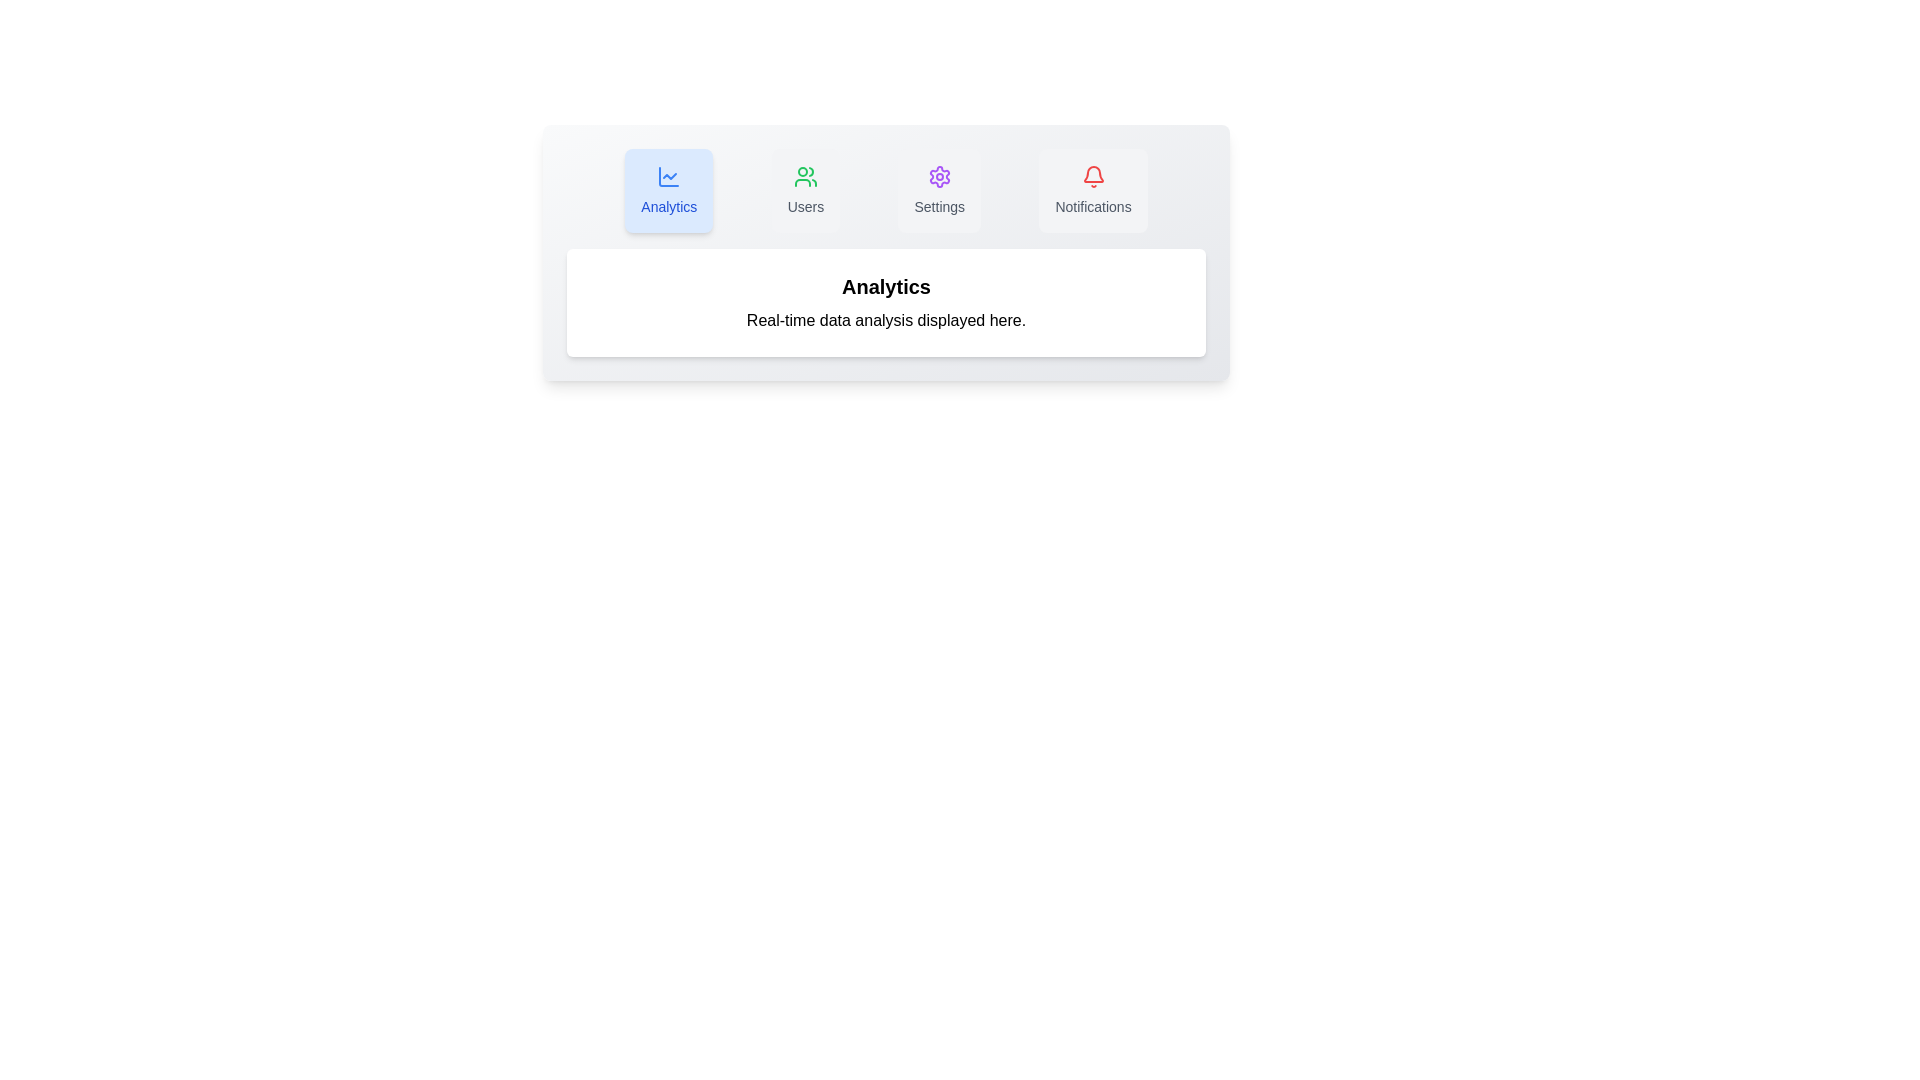 Image resolution: width=1920 pixels, height=1080 pixels. I want to click on the Notifications tab to switch to it, so click(1092, 191).